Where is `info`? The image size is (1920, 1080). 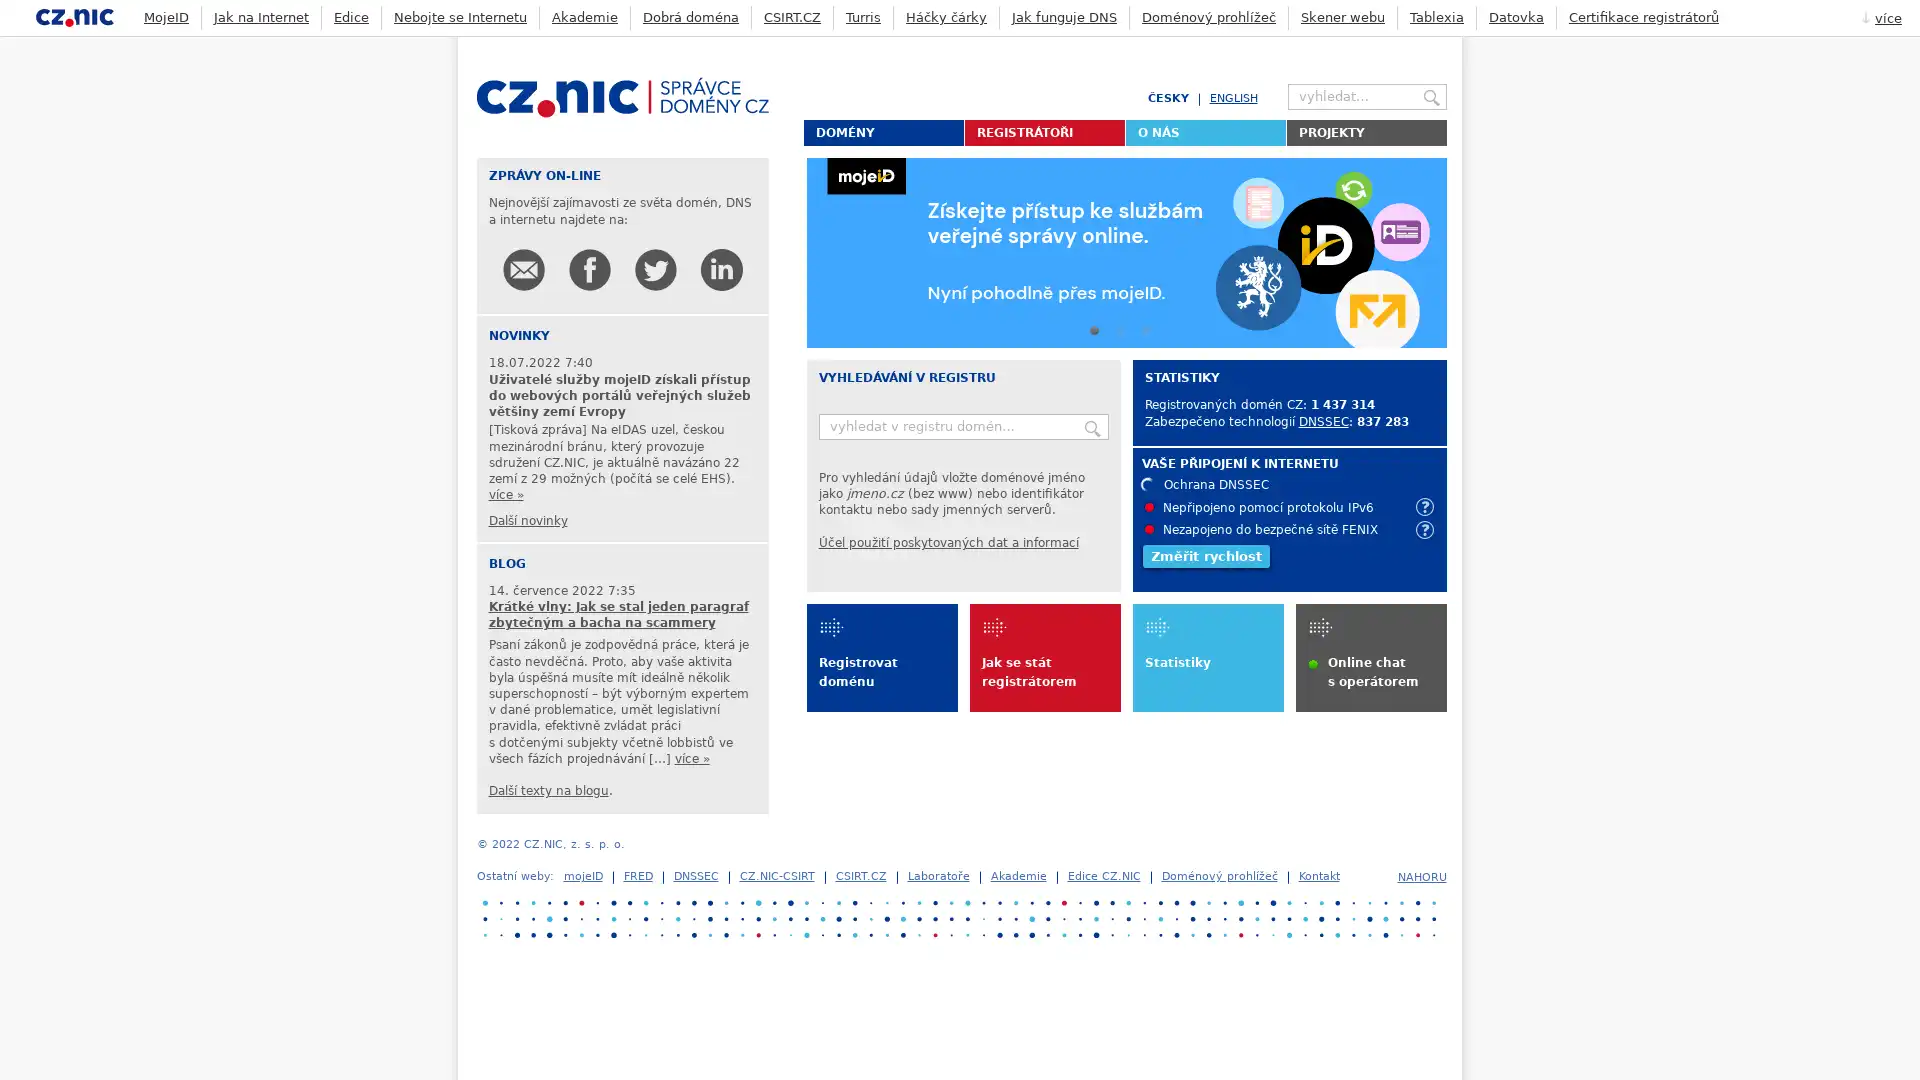 info is located at coordinates (1424, 527).